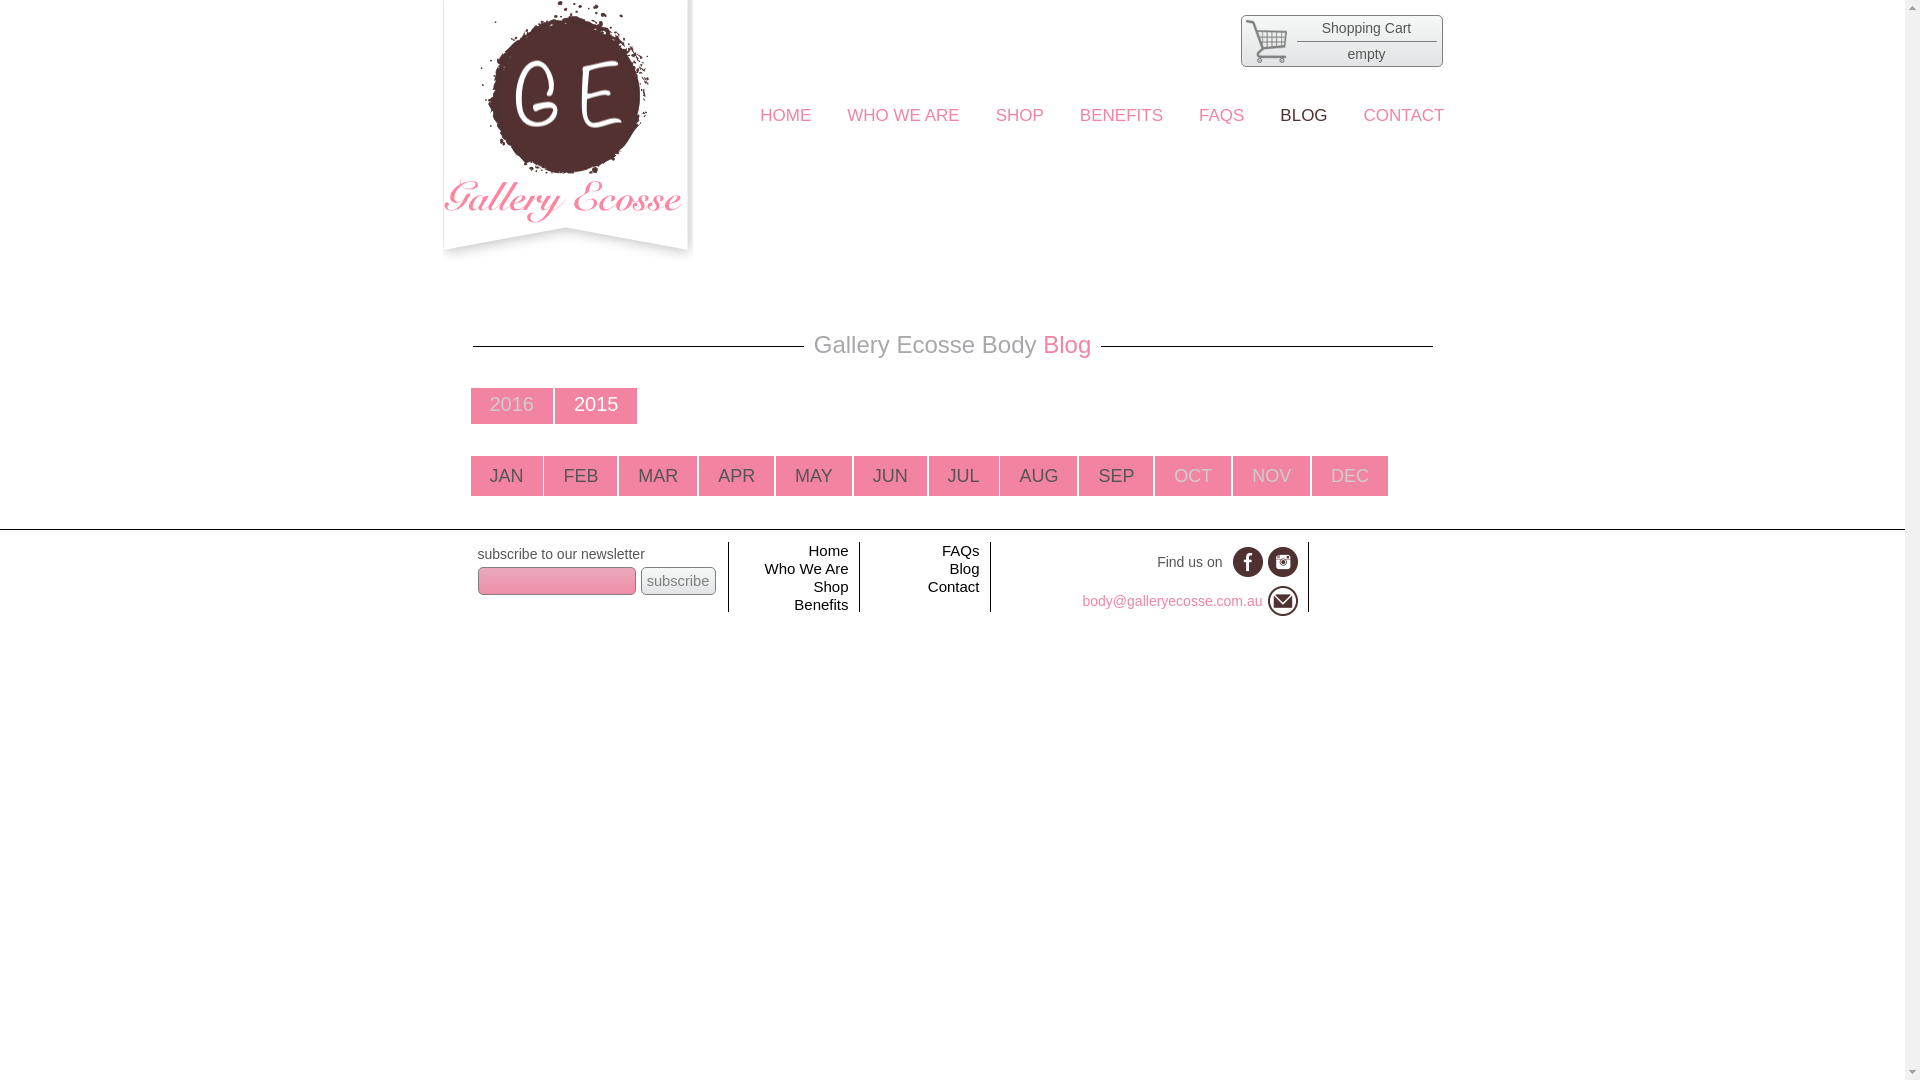 This screenshot has width=1920, height=1080. Describe the element at coordinates (677, 581) in the screenshot. I see `'subscribe'` at that location.